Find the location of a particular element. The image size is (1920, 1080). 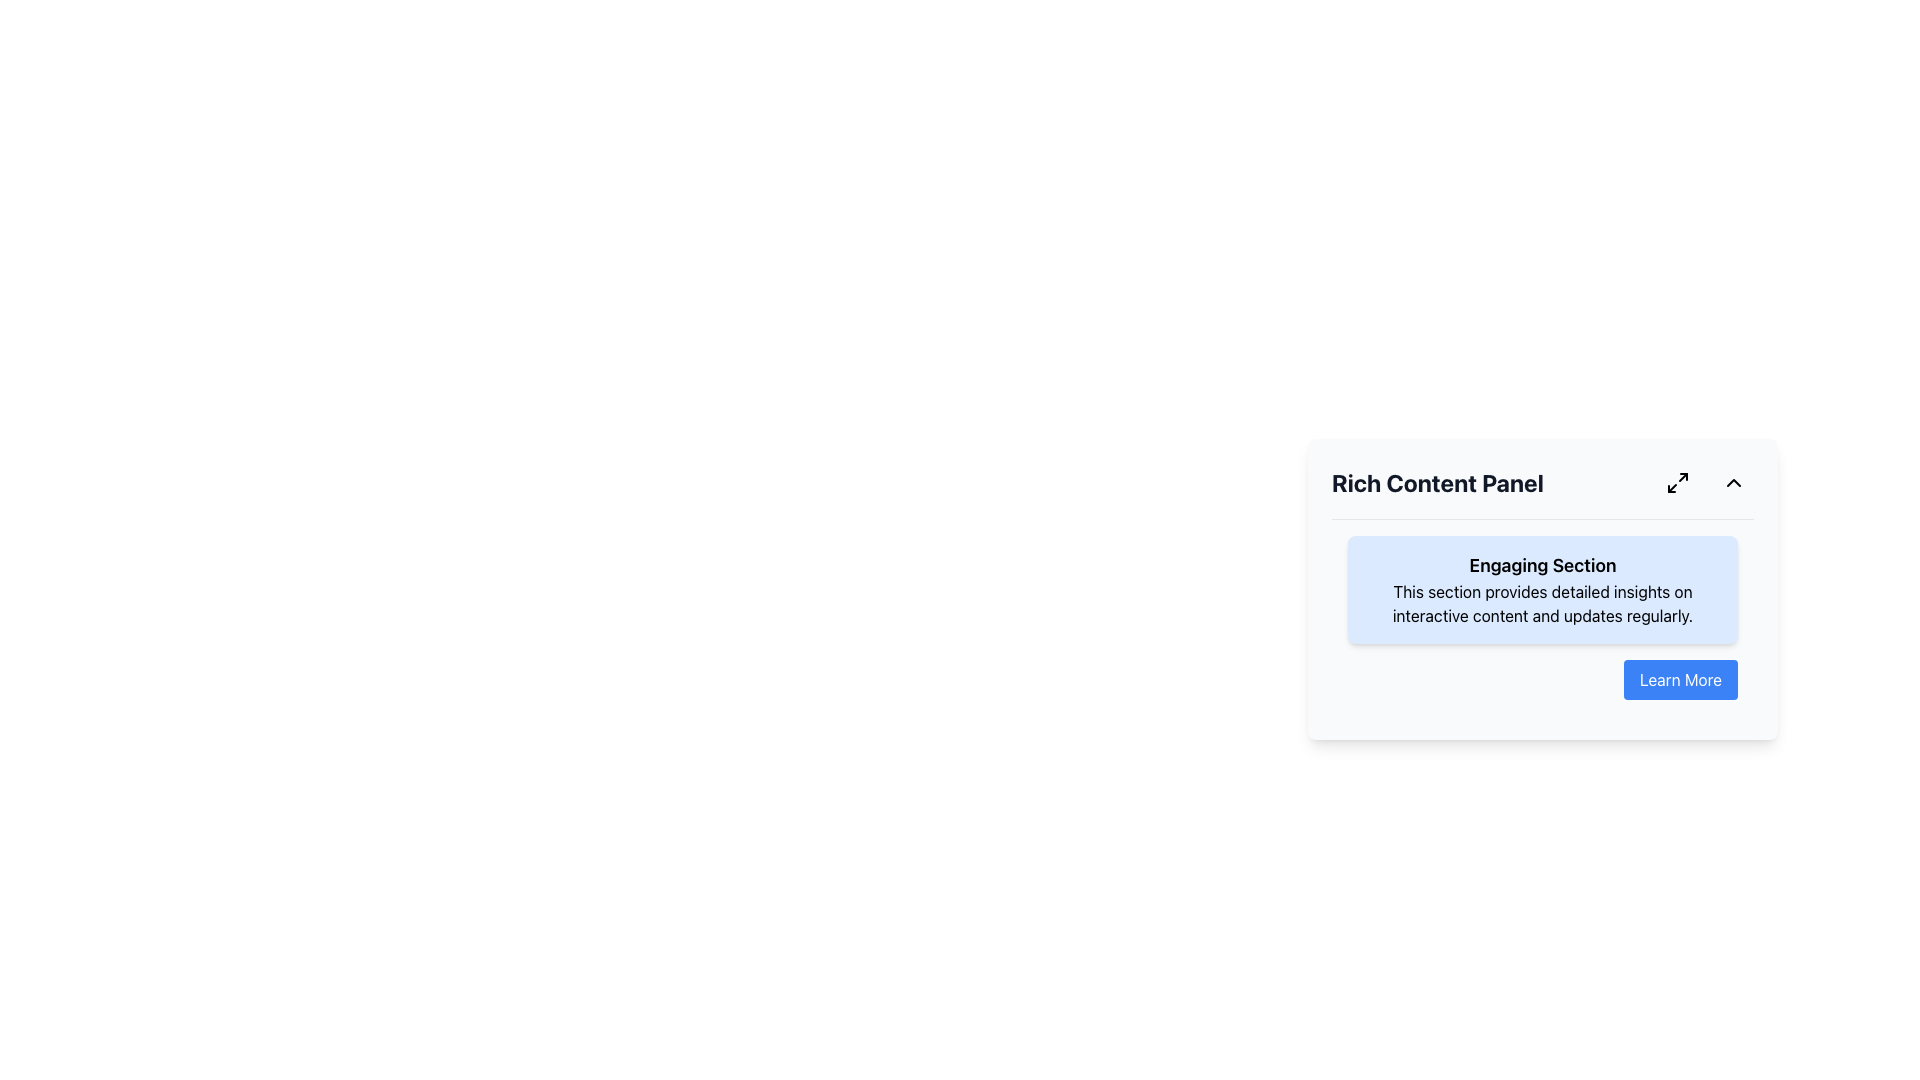

the rounded square button with diagonal arrows in the top-right corner of the 'Rich Content Panel' header to change its background color is located at coordinates (1678, 482).